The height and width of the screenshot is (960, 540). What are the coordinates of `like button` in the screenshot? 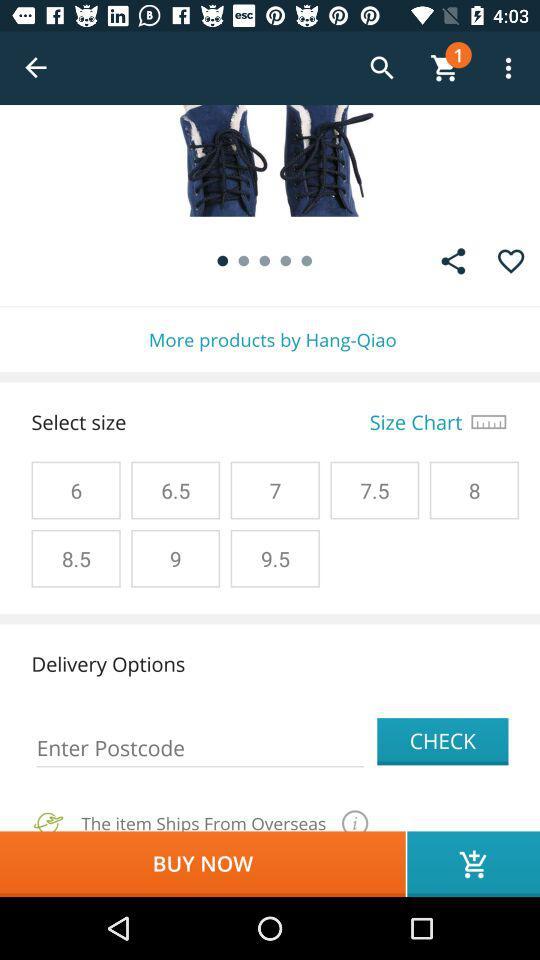 It's located at (511, 260).